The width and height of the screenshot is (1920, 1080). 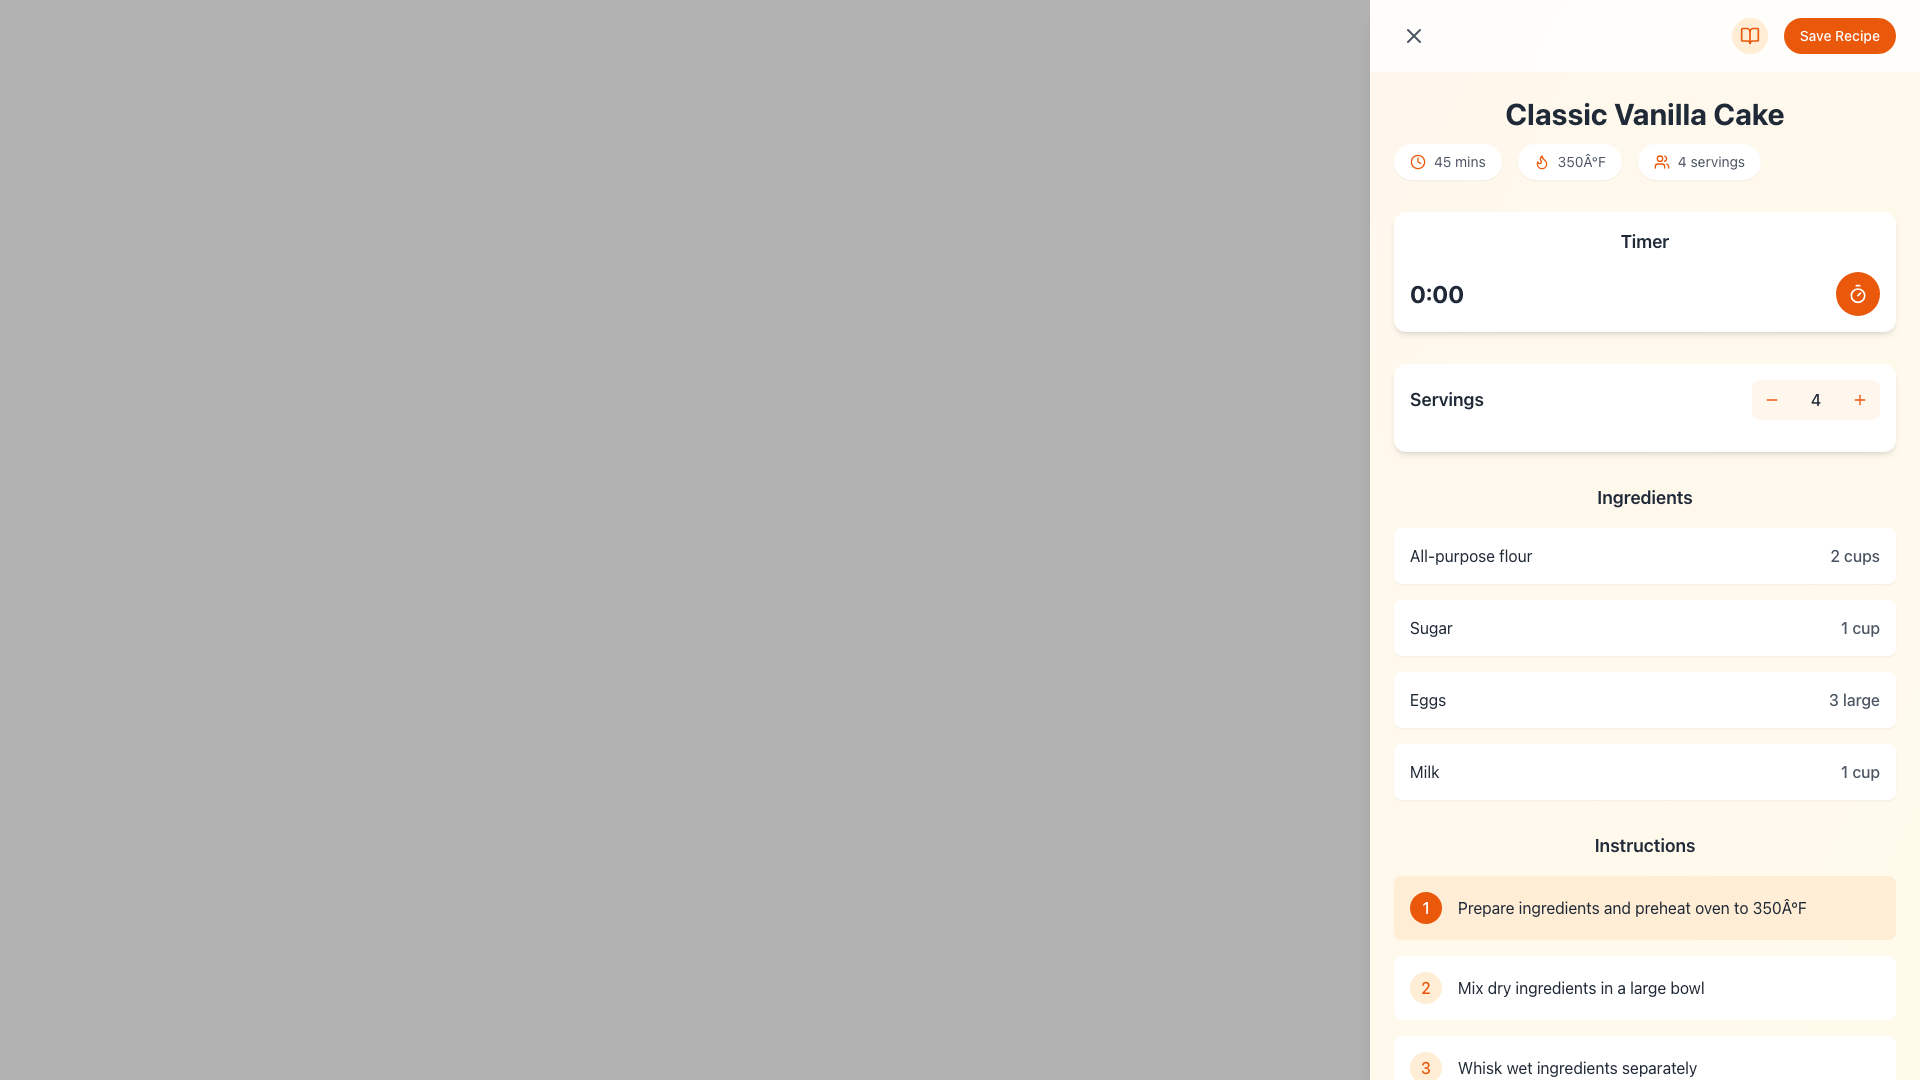 What do you see at coordinates (1859, 400) in the screenshot?
I see `the button that increases the number of servings displayed in the Servings section to observe potential interactive feedback` at bounding box center [1859, 400].